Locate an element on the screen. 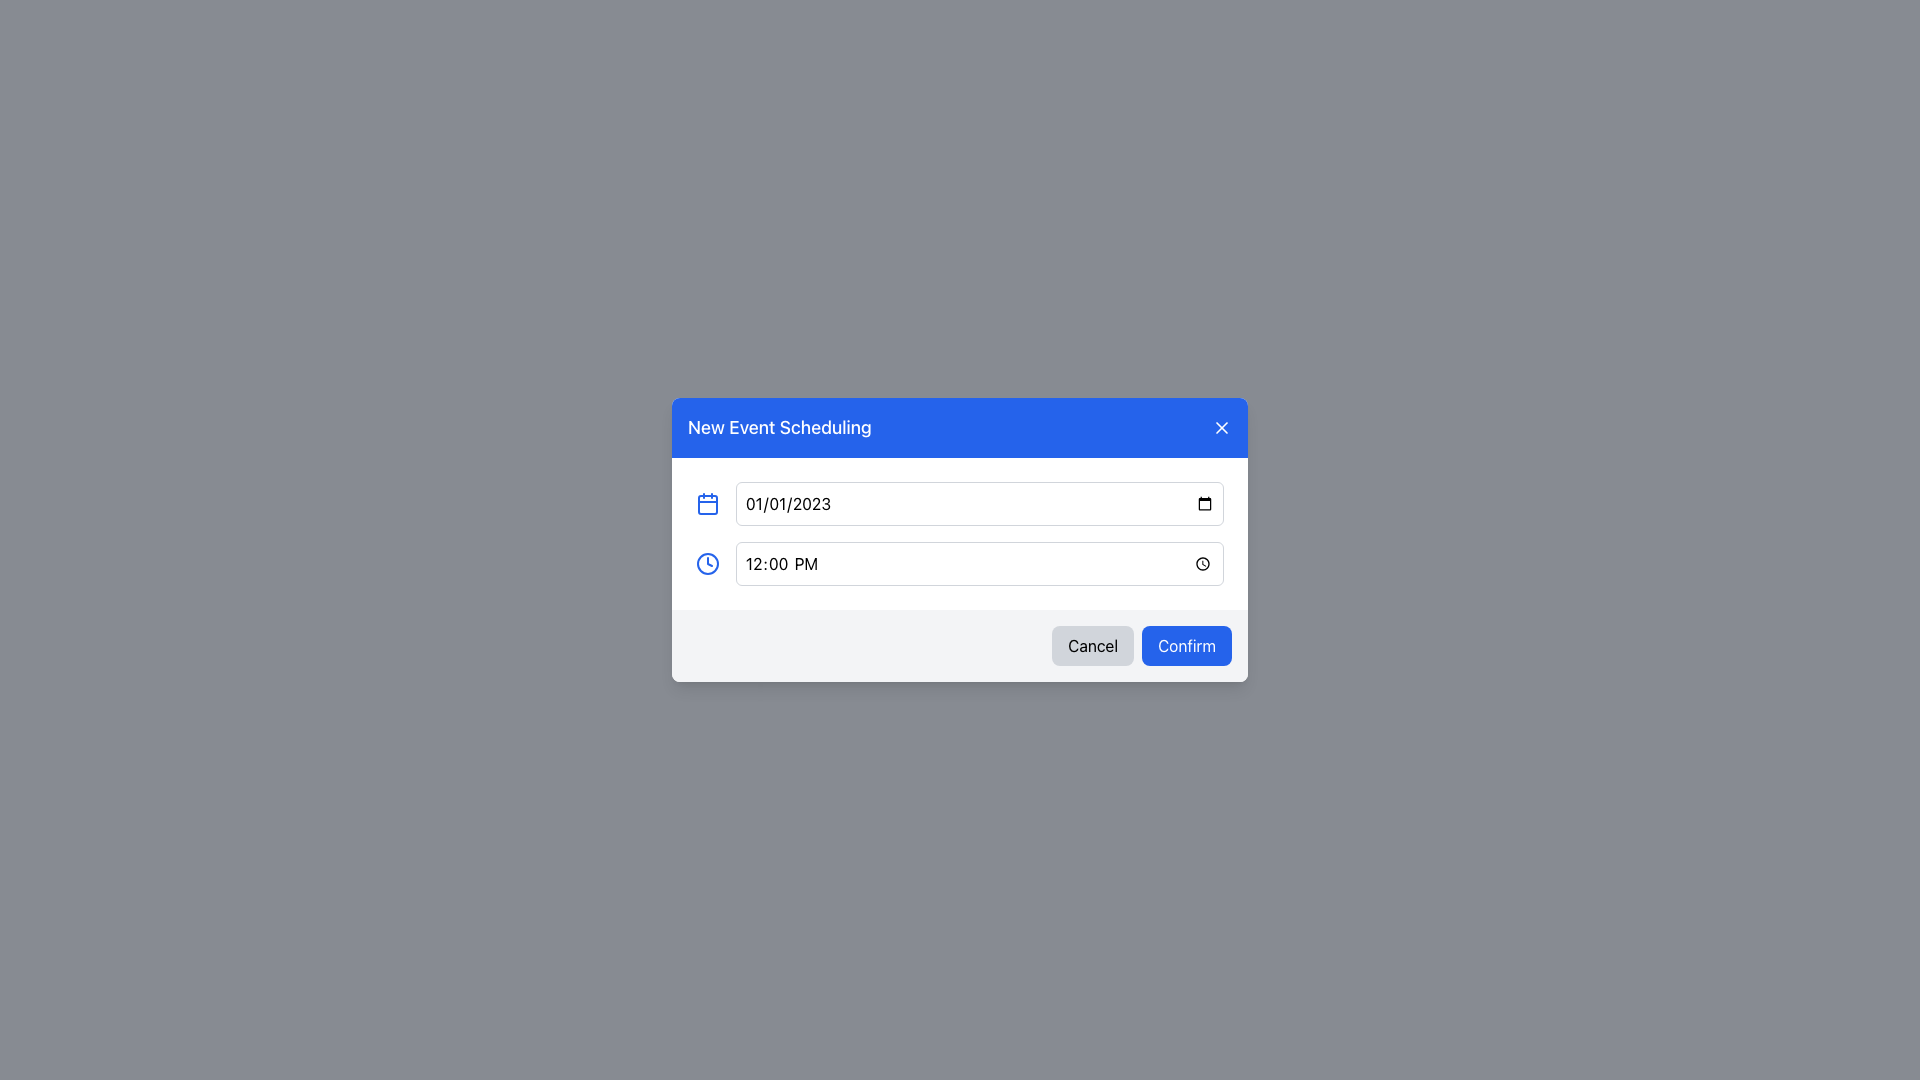  the 'Cancel' button located at the bottom-right corner of the dialog box is located at coordinates (1092, 645).